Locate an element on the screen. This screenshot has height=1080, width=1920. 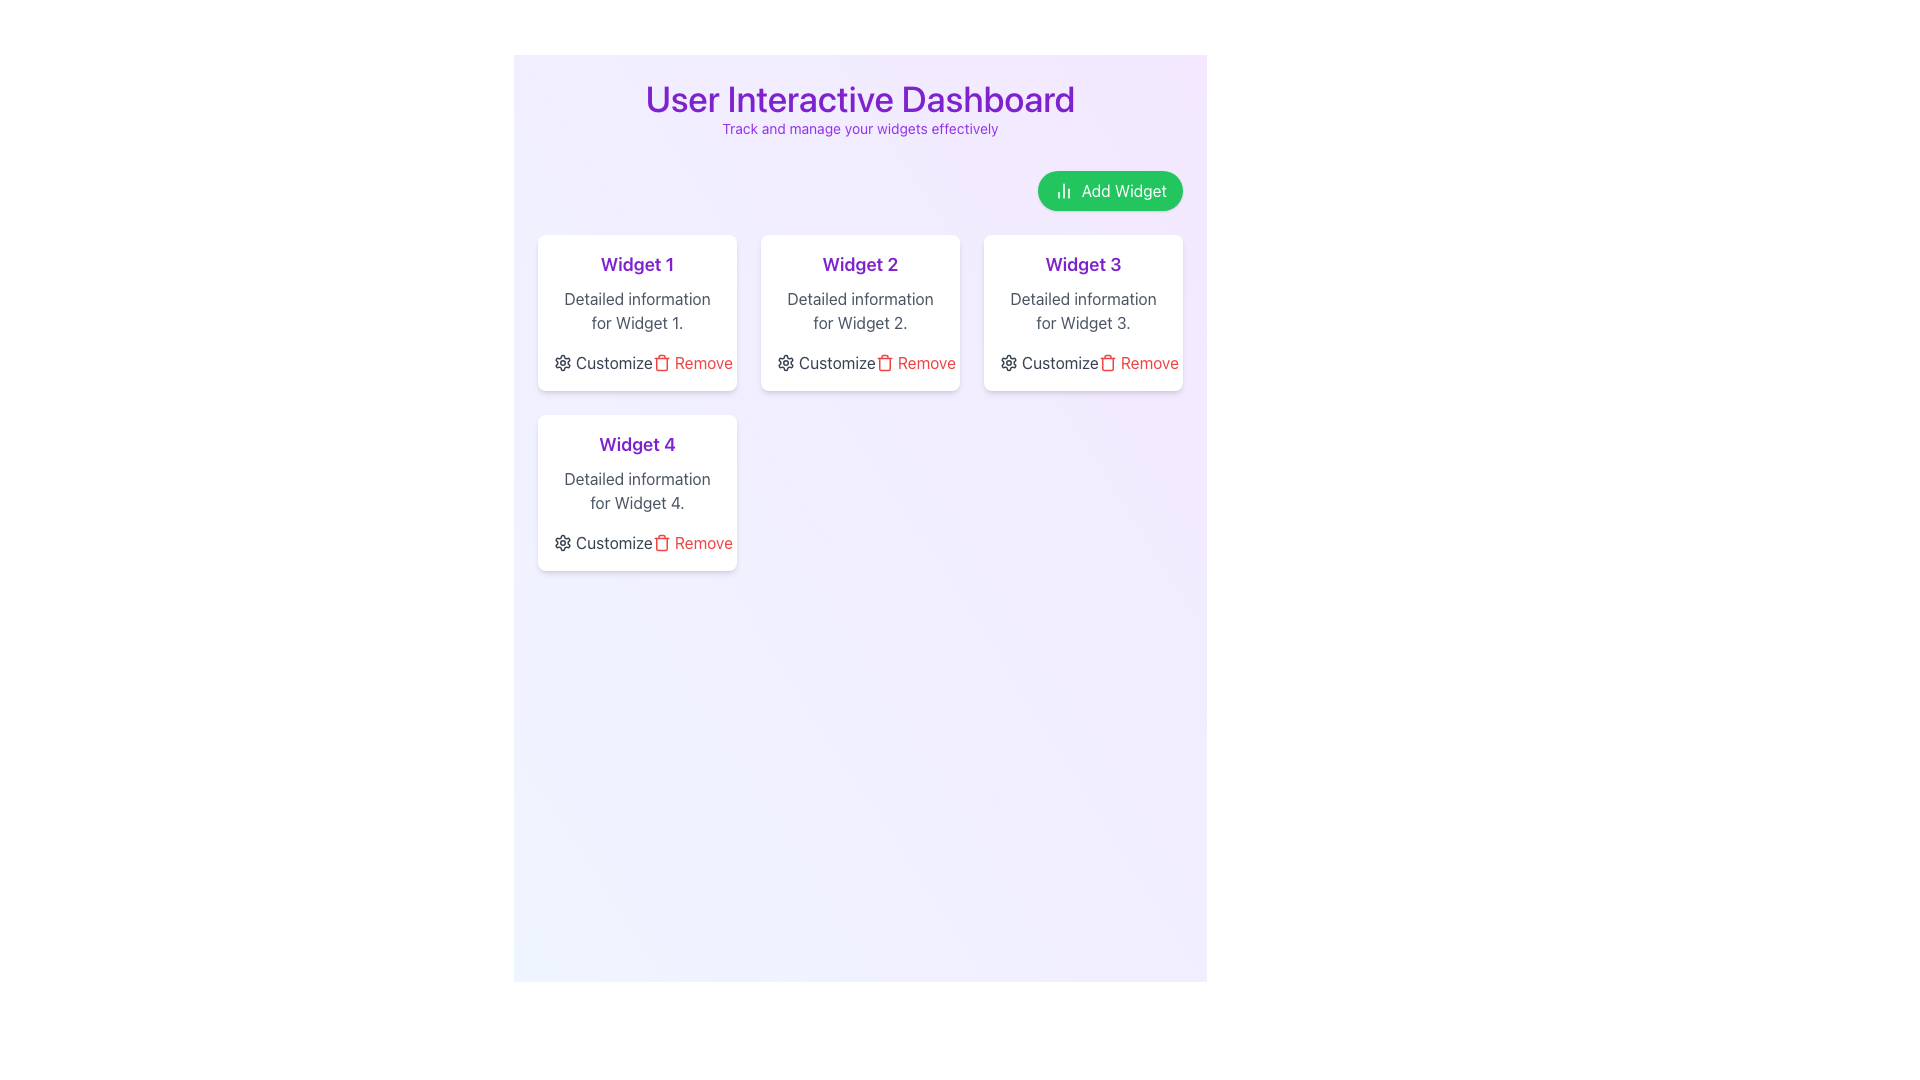
the descriptive text that provides details about Widget 4, located directly below the 'Widget 4' title within the fourth card of the User Interactive Dashboard is located at coordinates (636, 490).